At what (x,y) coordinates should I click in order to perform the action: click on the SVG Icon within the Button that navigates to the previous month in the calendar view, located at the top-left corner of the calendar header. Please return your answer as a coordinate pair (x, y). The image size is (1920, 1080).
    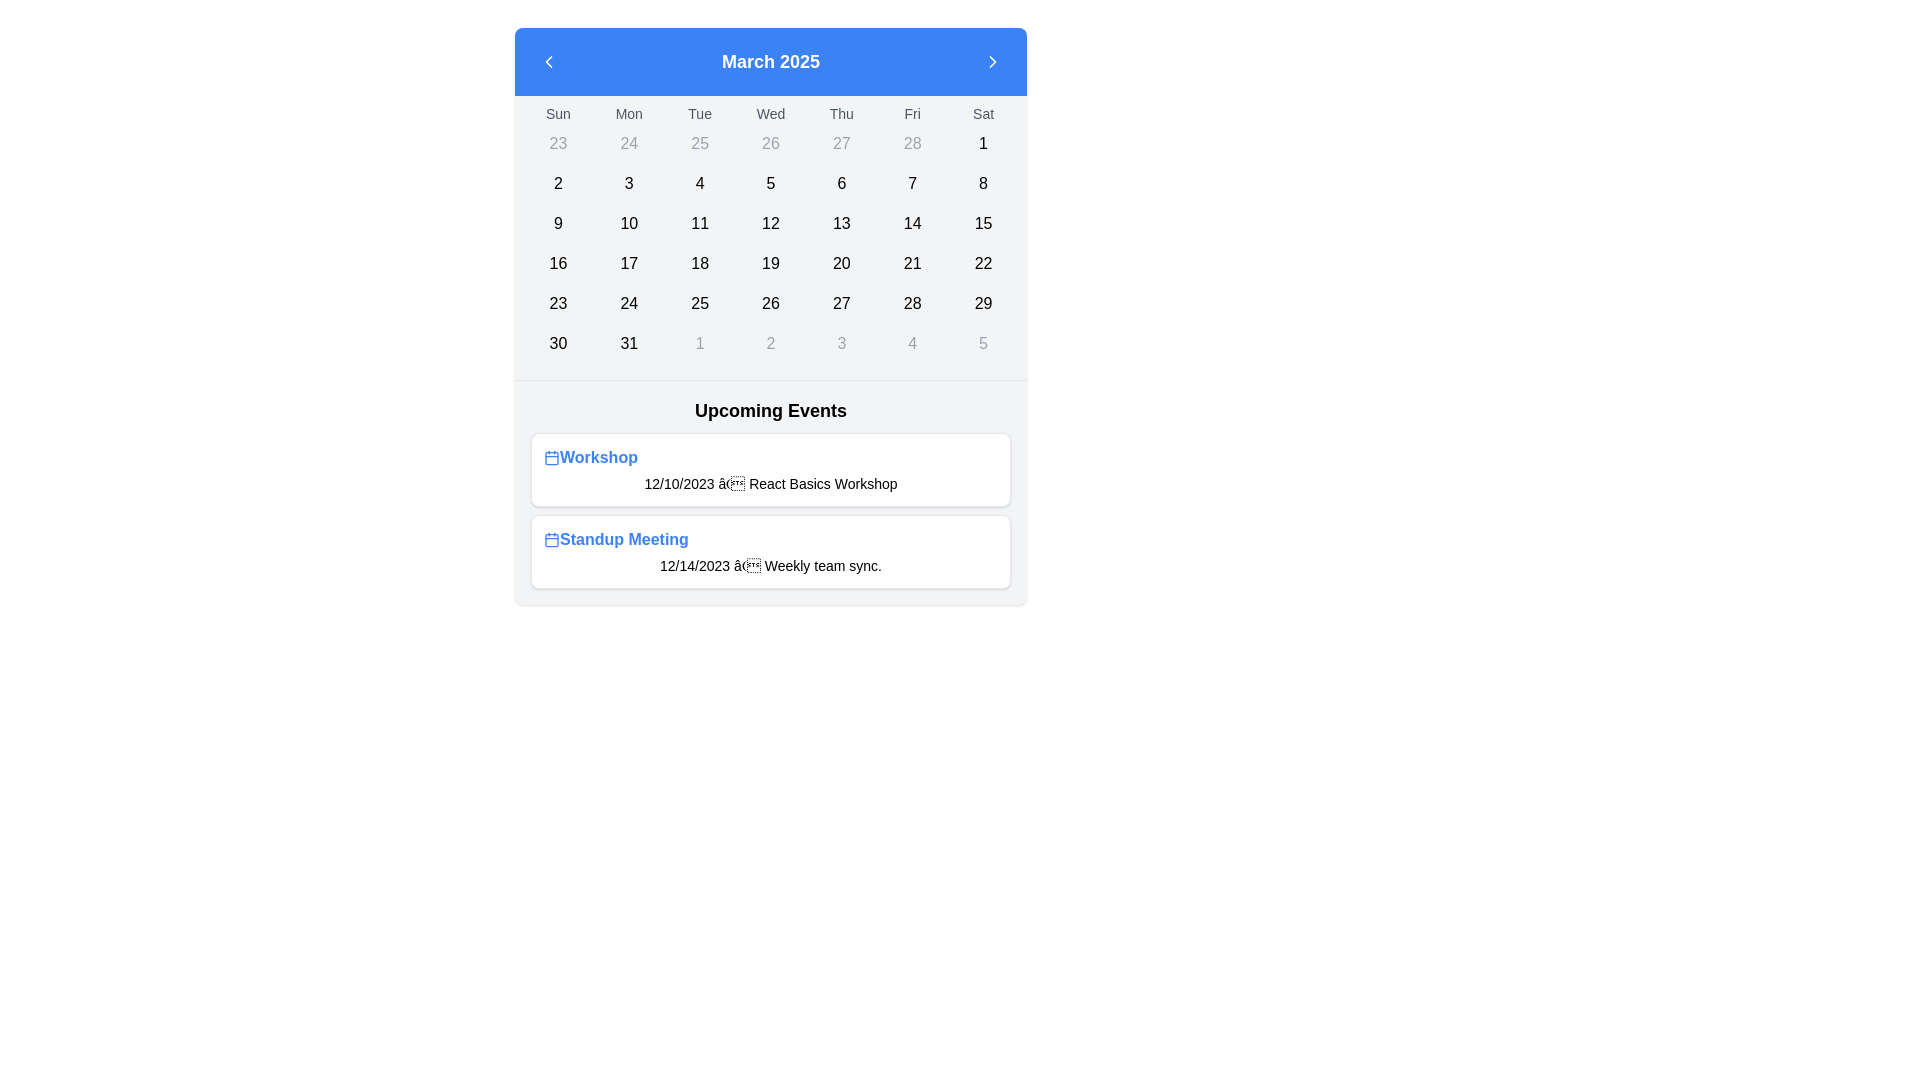
    Looking at the image, I should click on (548, 60).